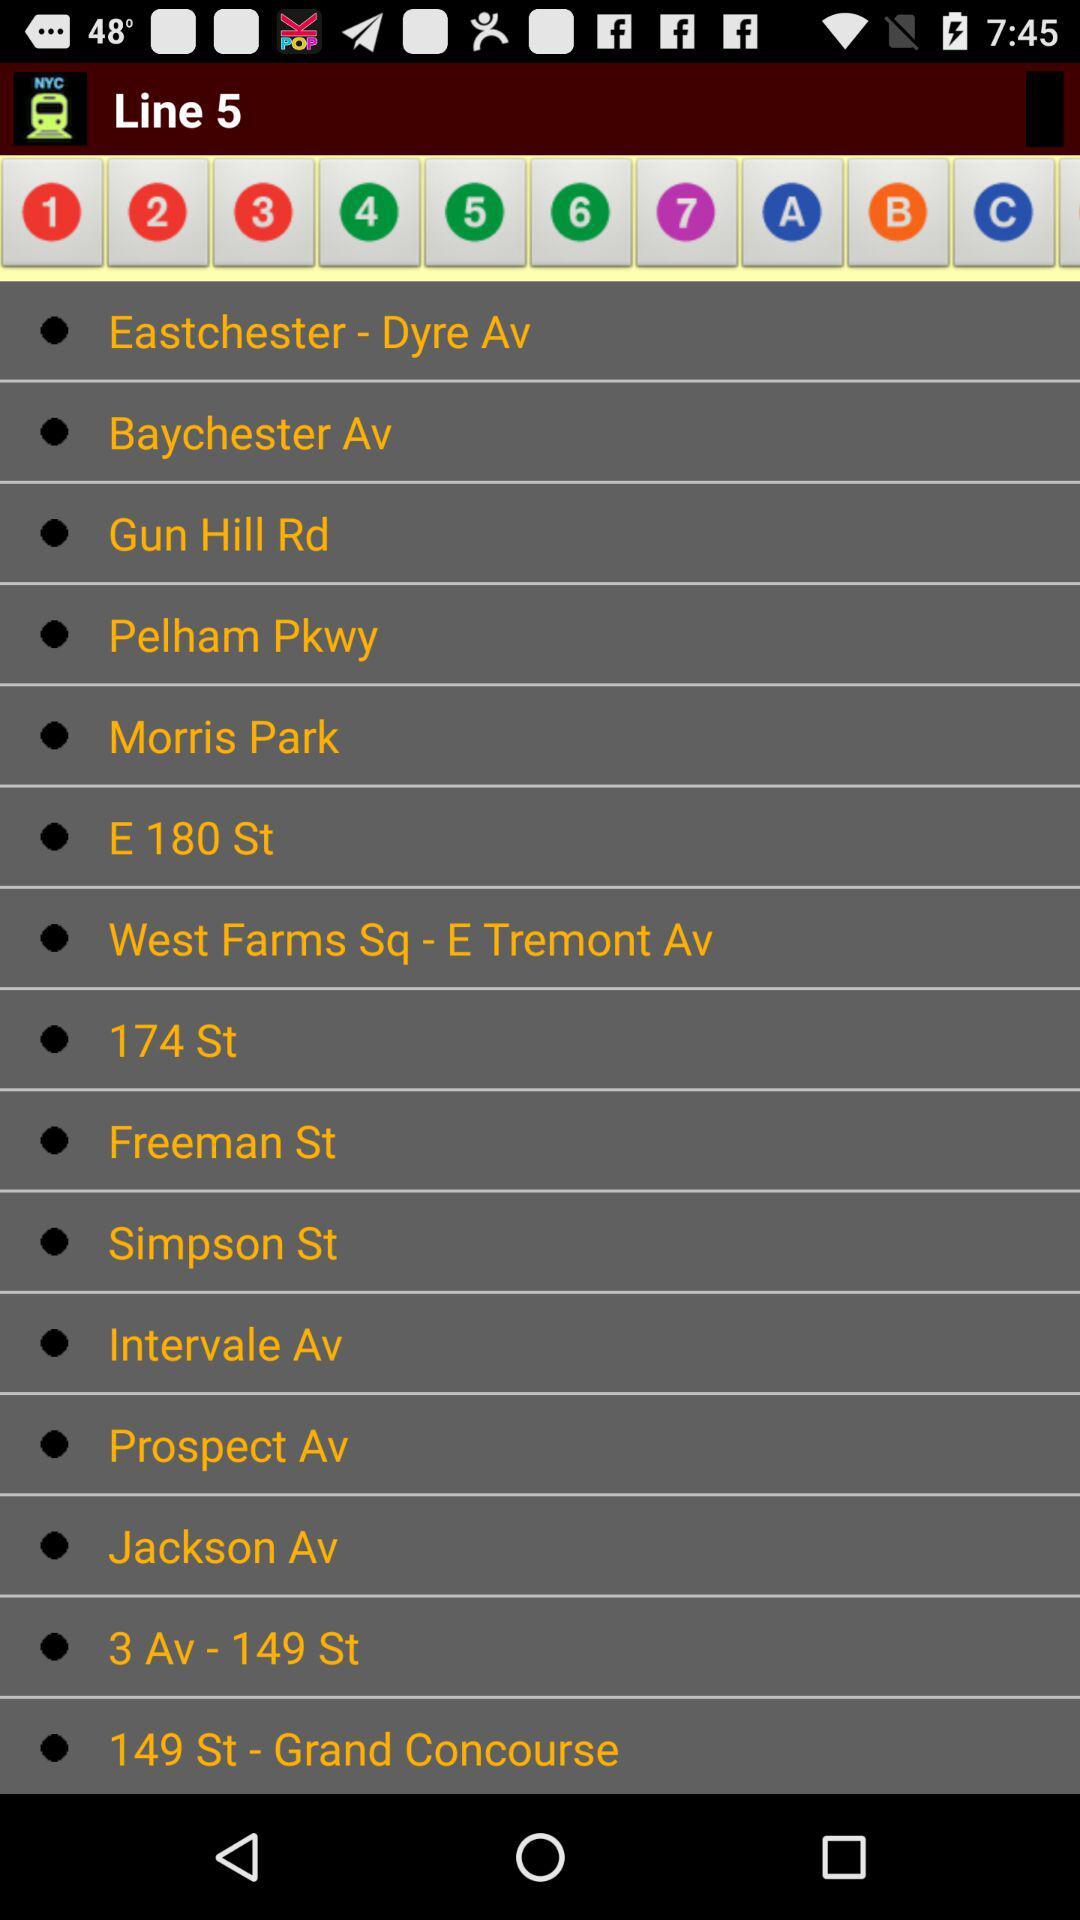 This screenshot has width=1080, height=1920. Describe the element at coordinates (581, 218) in the screenshot. I see `icon above eastchester - dyre av icon` at that location.